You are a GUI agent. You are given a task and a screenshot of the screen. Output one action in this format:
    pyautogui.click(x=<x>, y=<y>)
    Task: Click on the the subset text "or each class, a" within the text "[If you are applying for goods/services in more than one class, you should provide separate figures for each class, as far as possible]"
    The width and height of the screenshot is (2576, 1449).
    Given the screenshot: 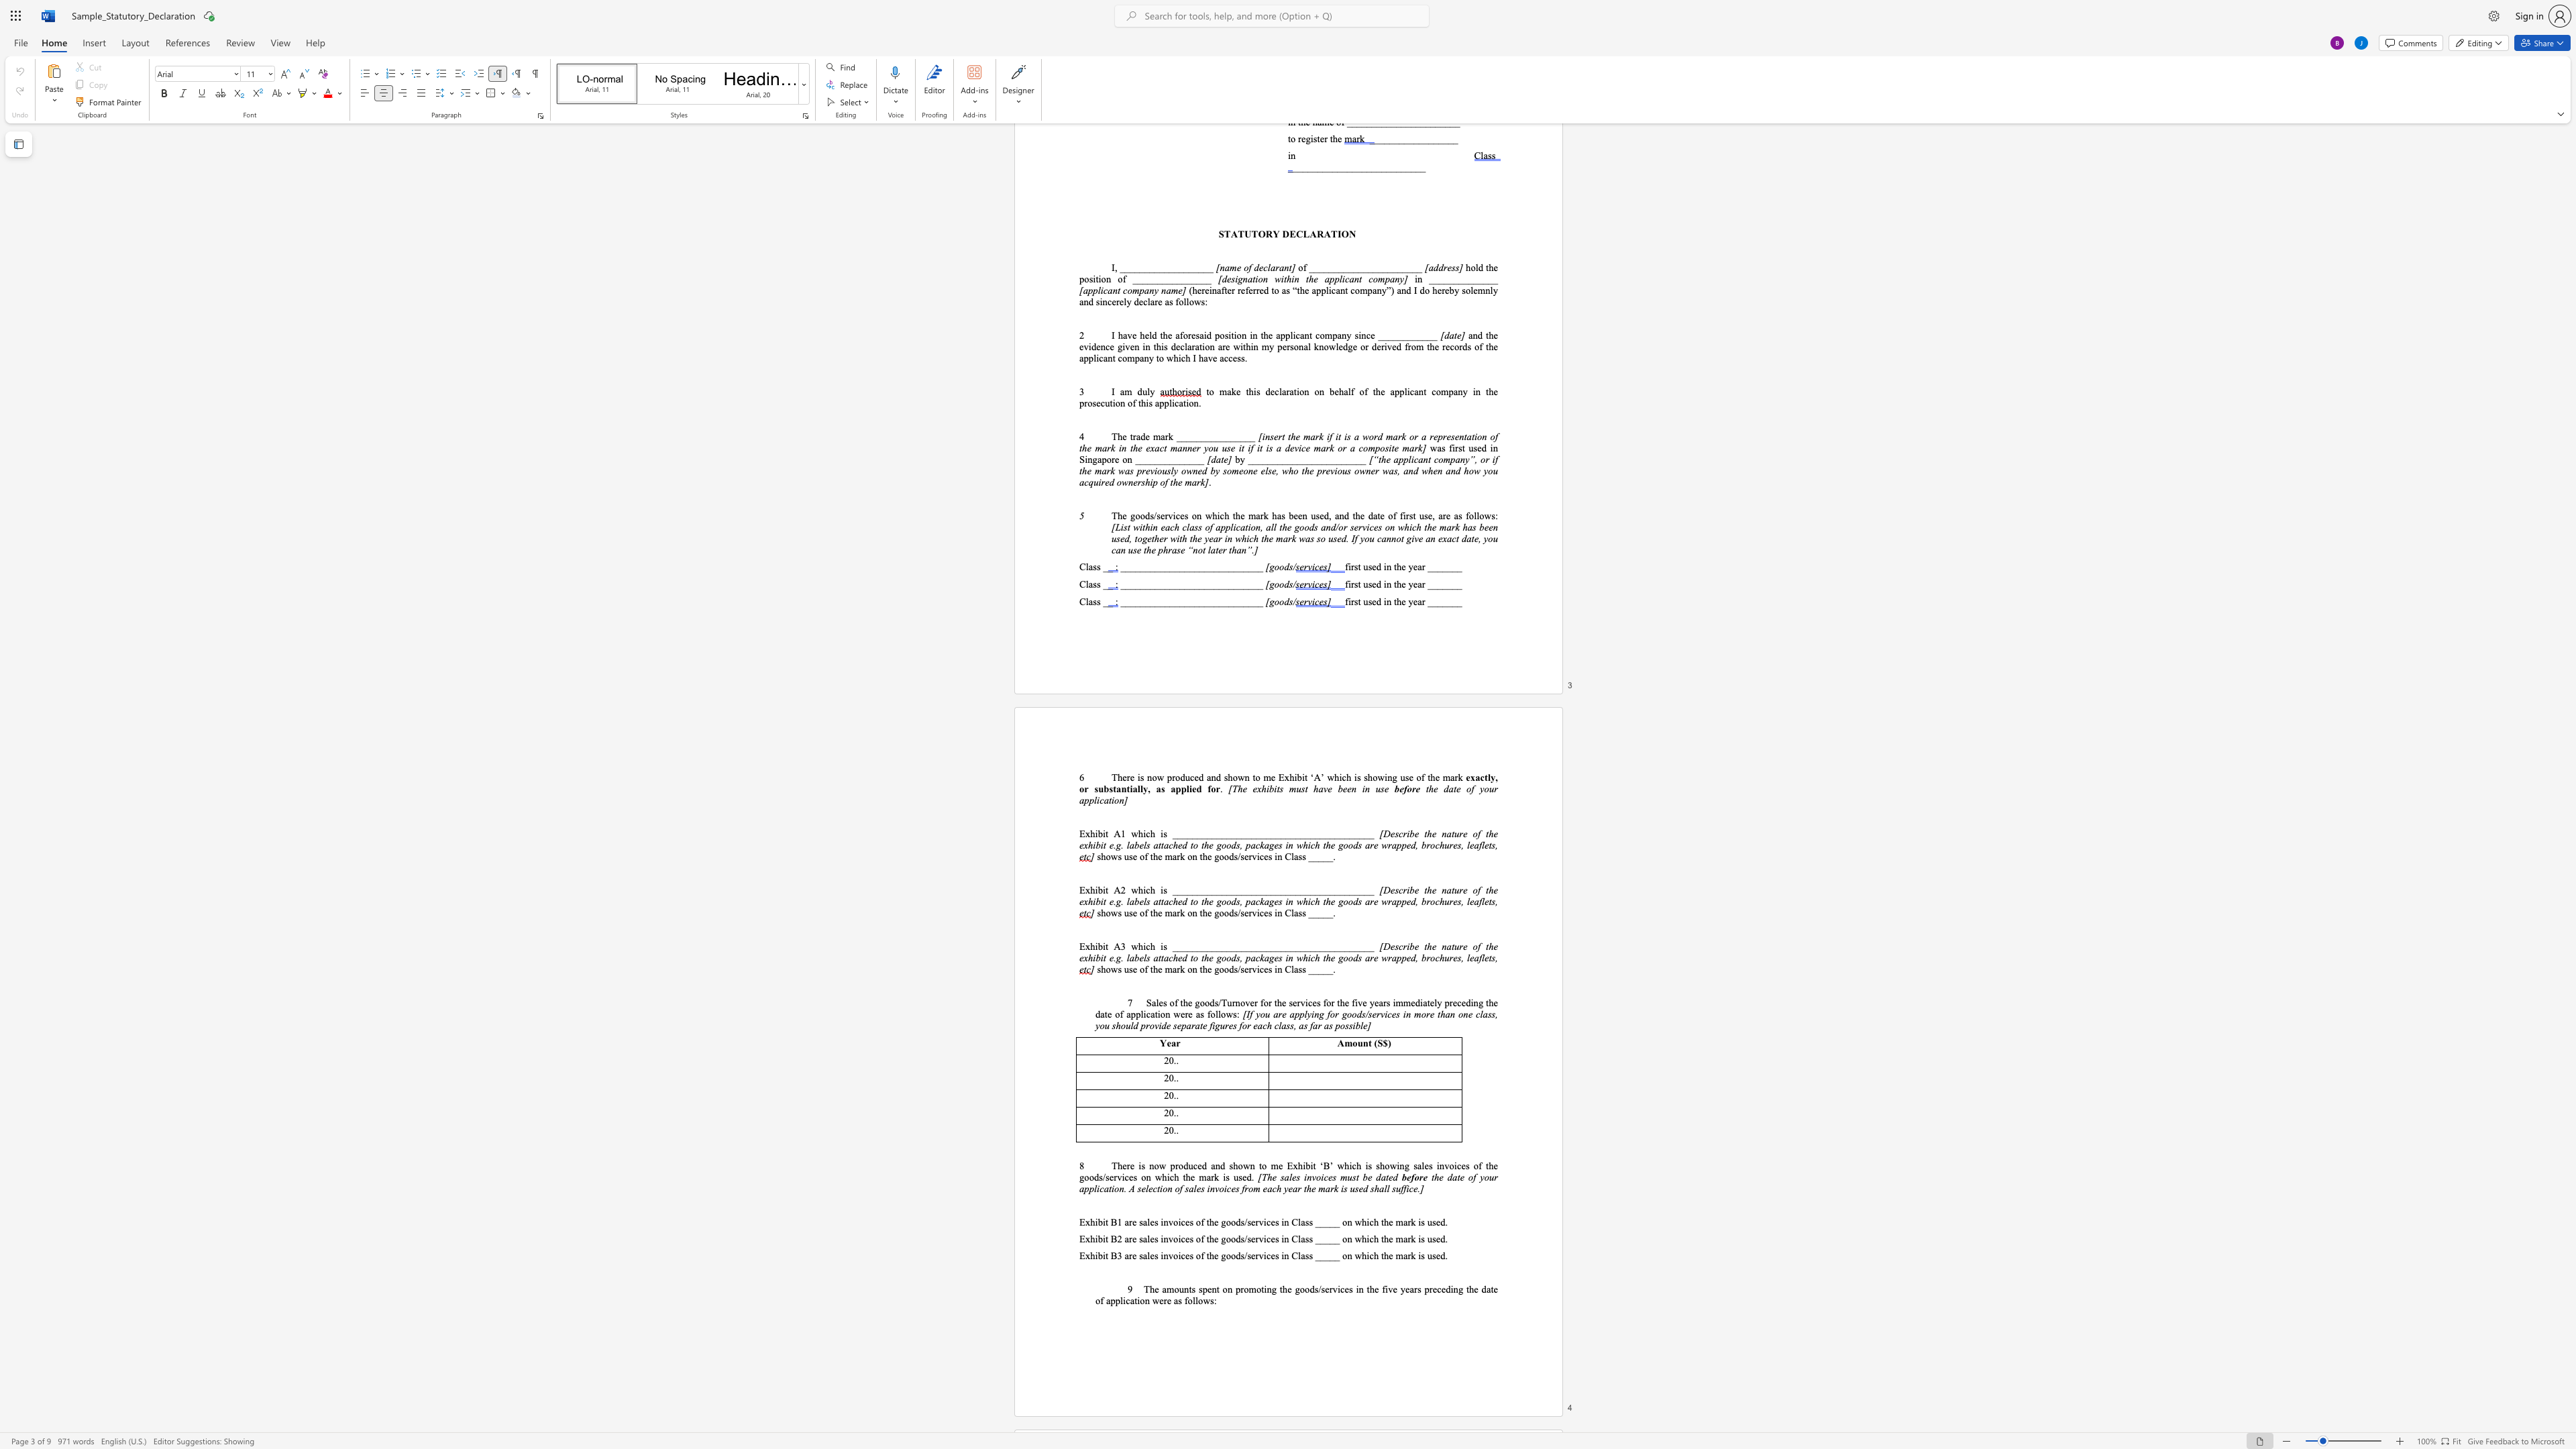 What is the action you would take?
    pyautogui.click(x=1241, y=1026)
    